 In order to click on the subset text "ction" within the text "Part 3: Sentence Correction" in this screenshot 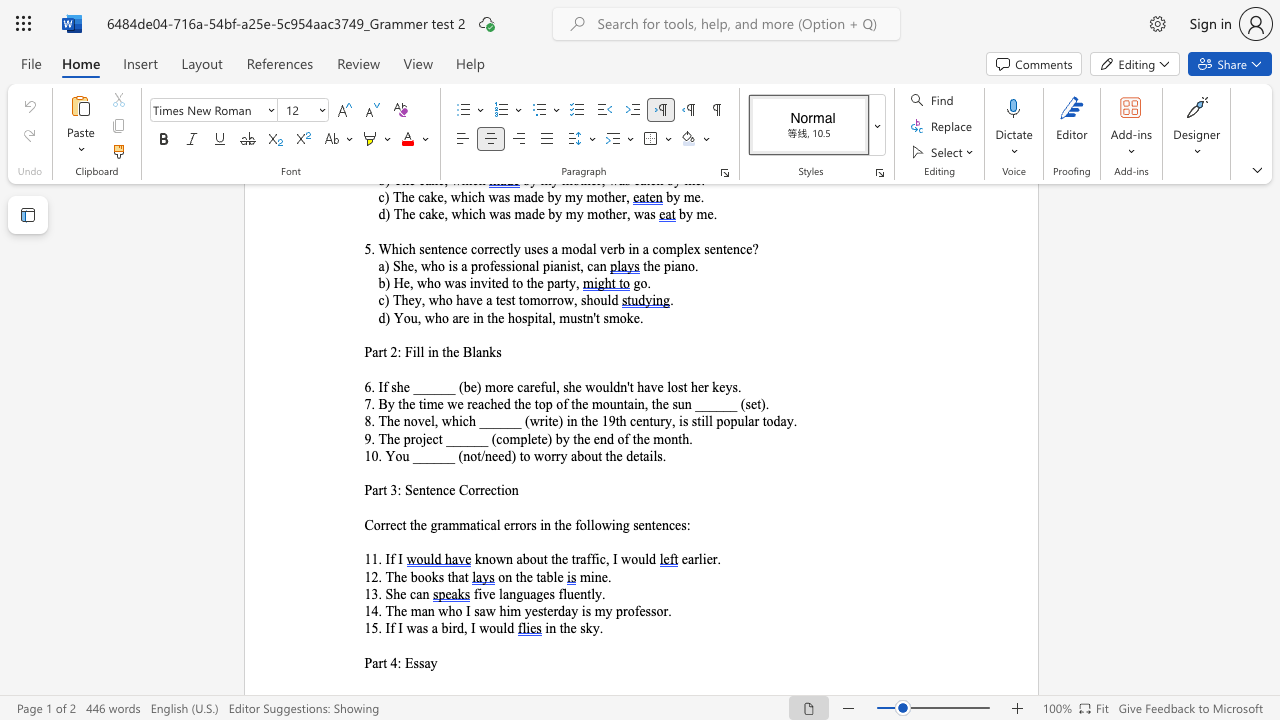, I will do `click(490, 490)`.